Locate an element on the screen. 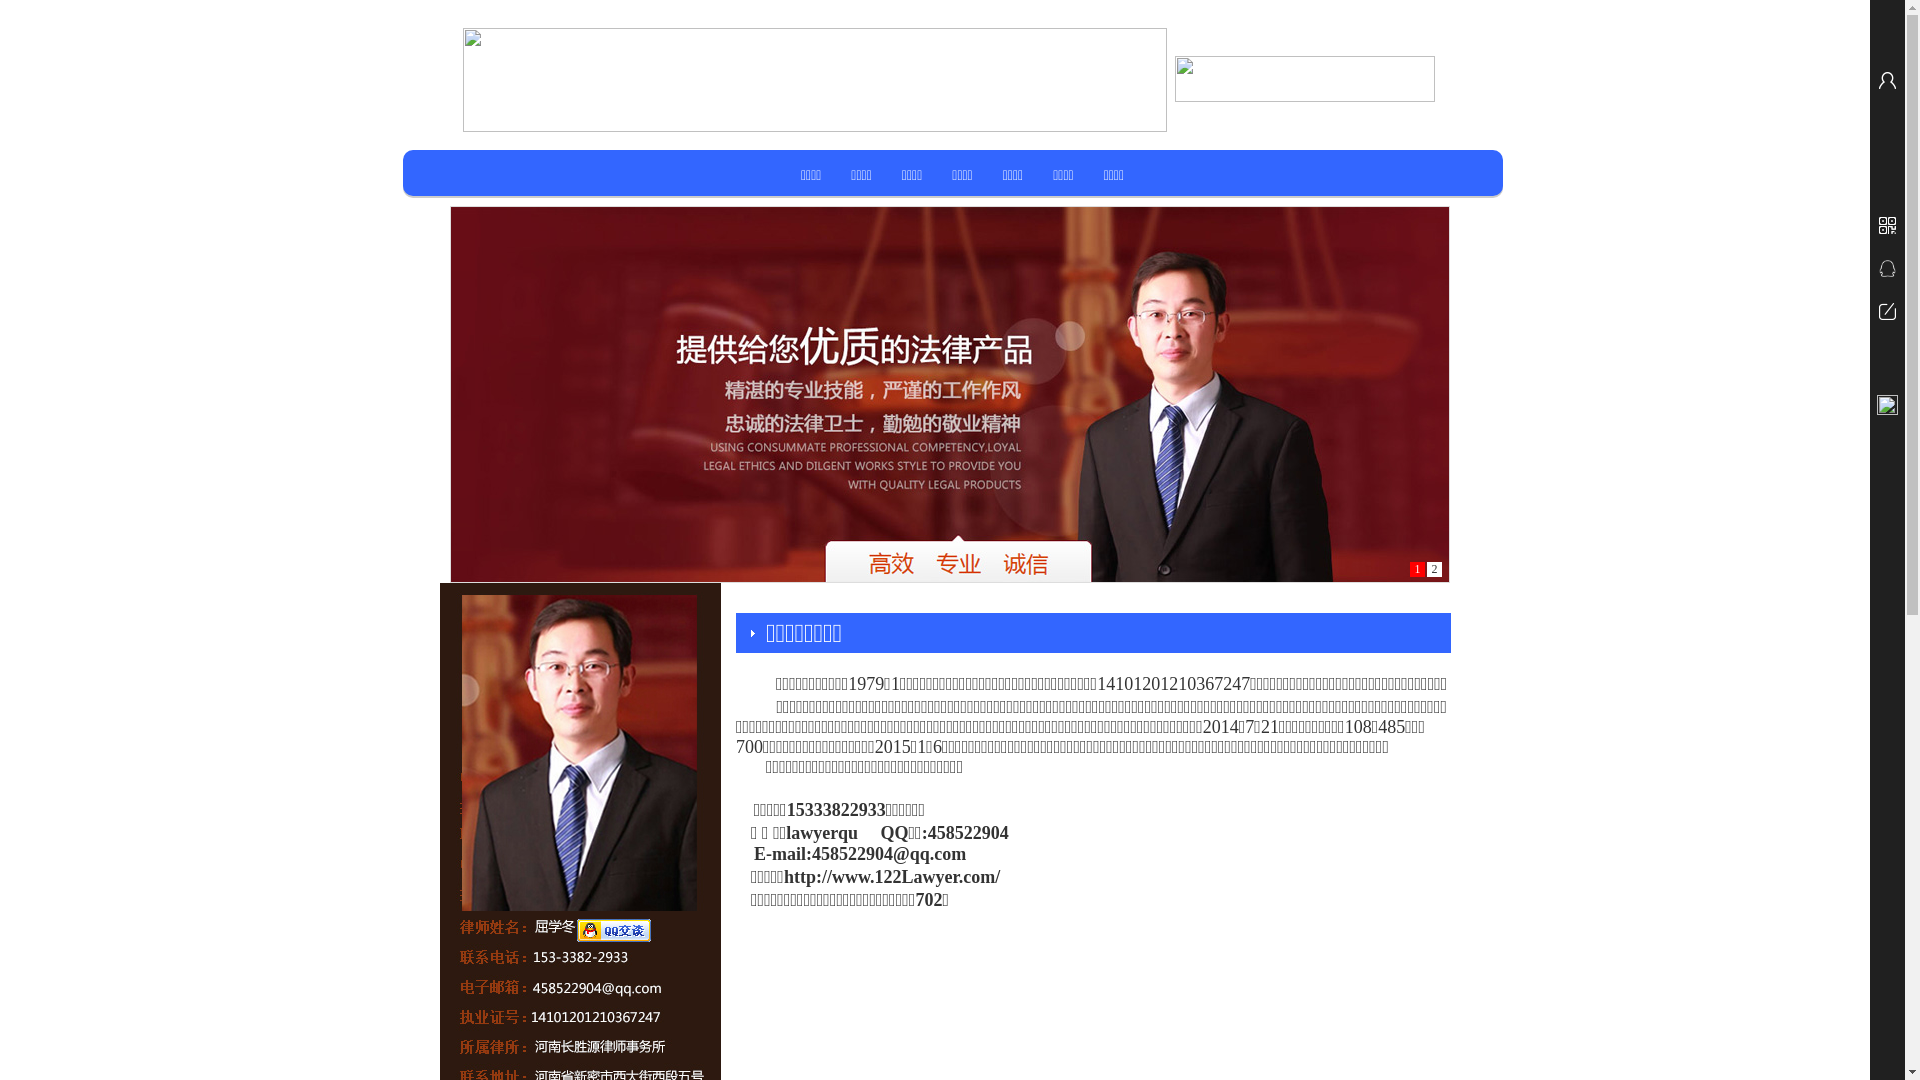  'http://www.122Lawyer.com/' is located at coordinates (891, 878).